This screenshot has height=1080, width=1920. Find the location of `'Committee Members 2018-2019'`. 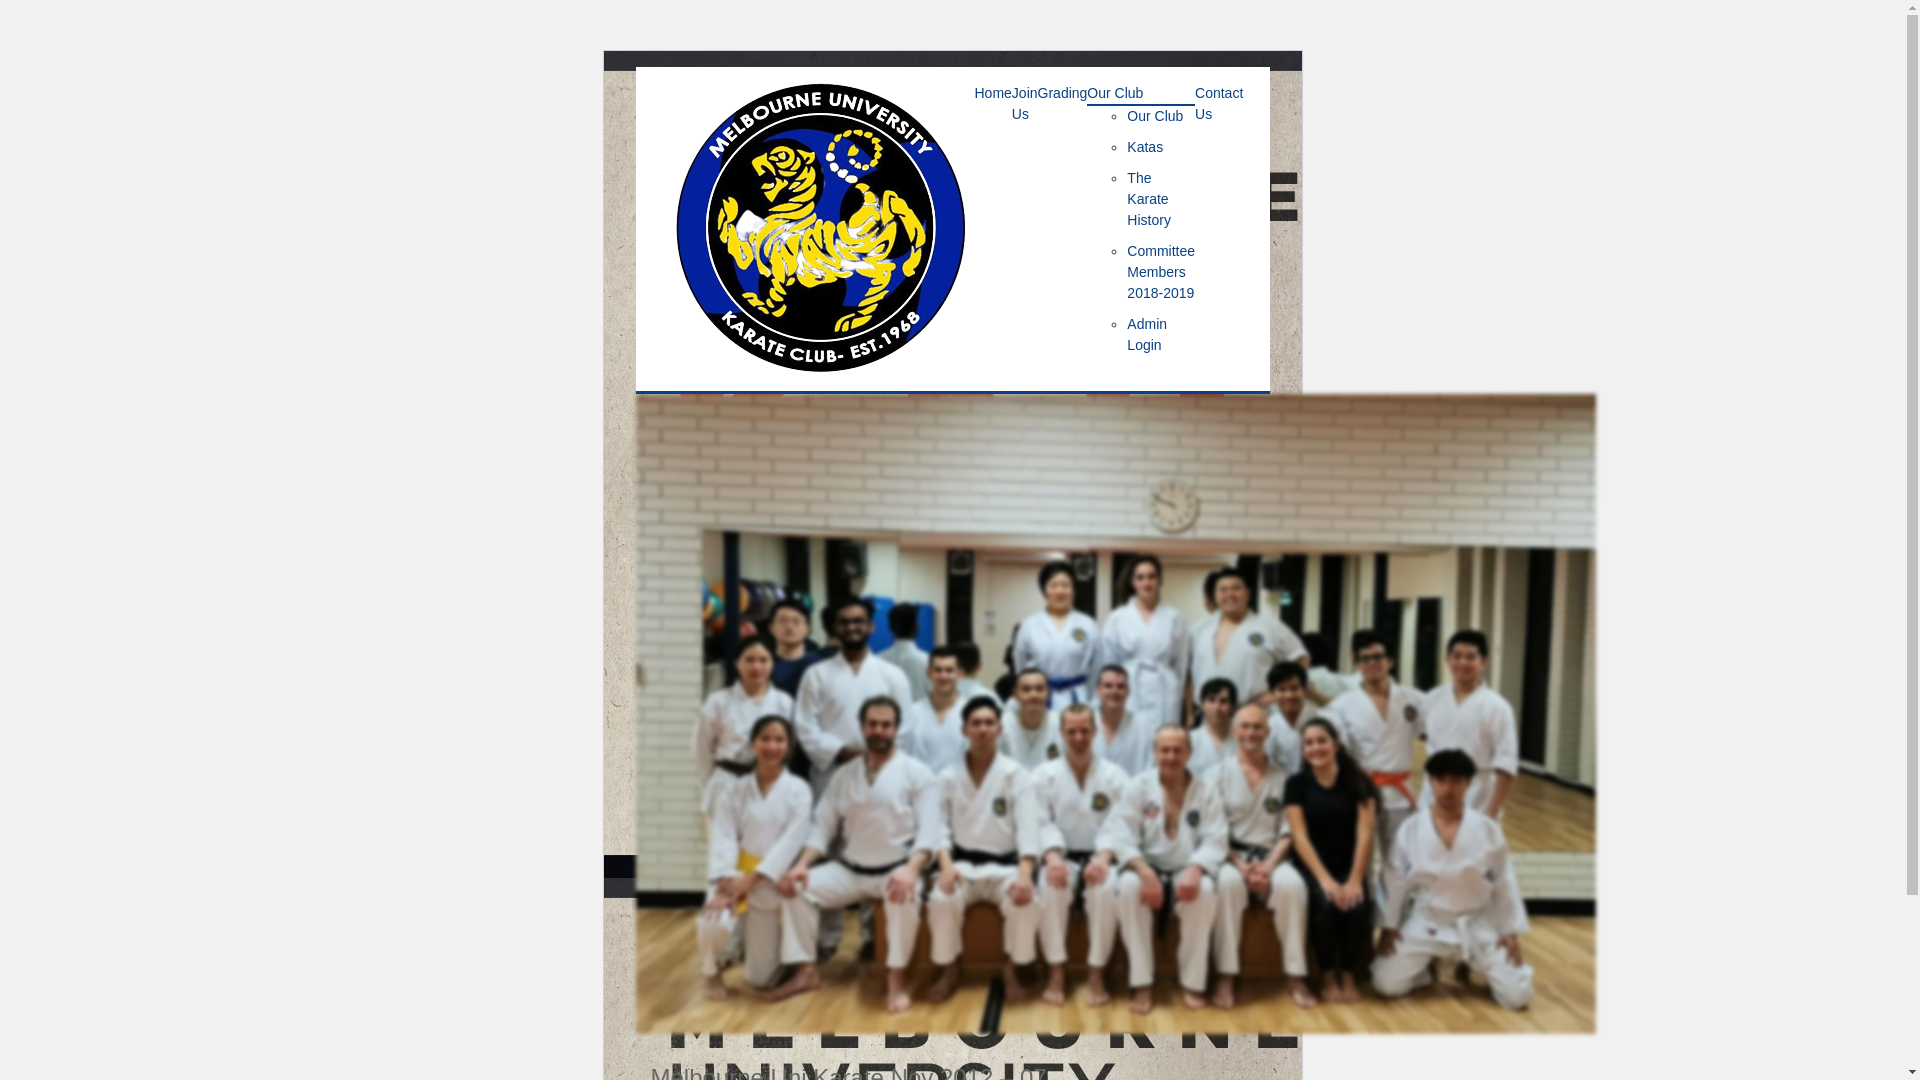

'Committee Members 2018-2019' is located at coordinates (1161, 270).